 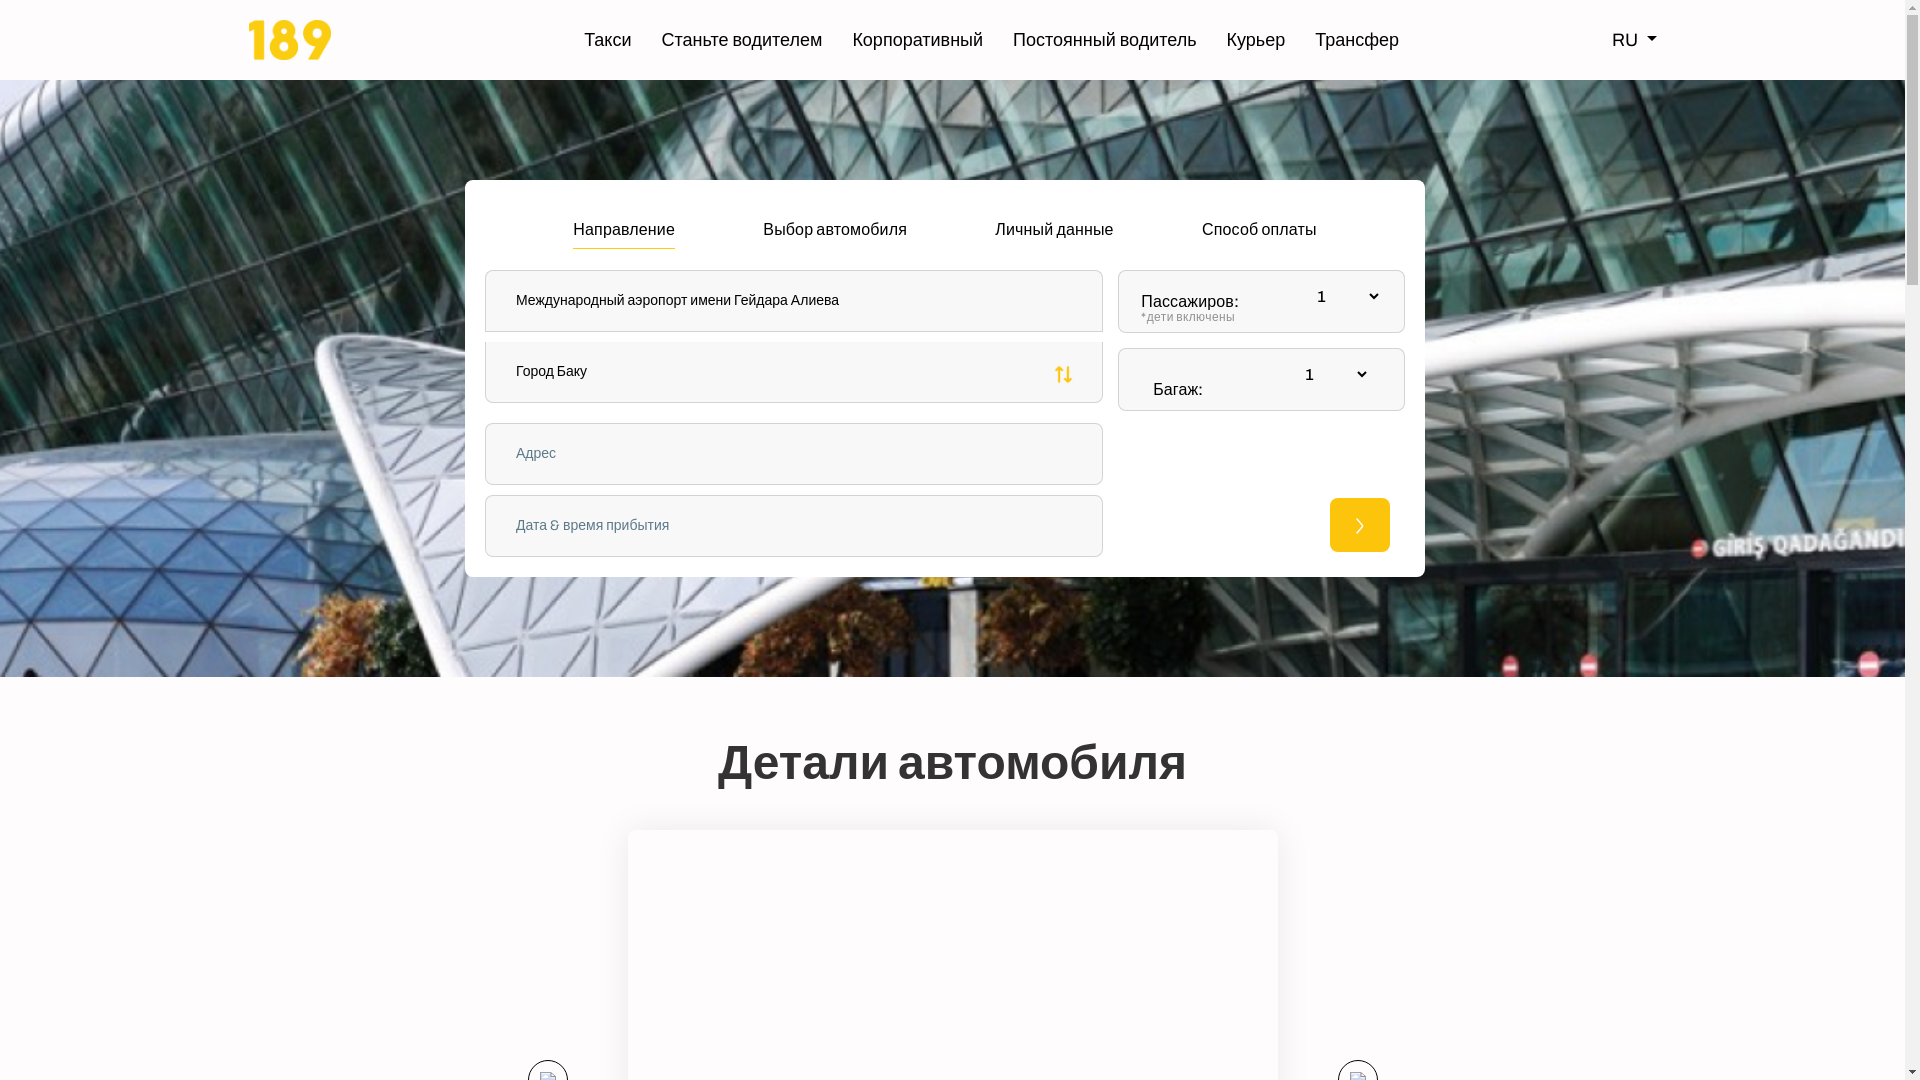 I want to click on 'RU', so click(x=1634, y=39).